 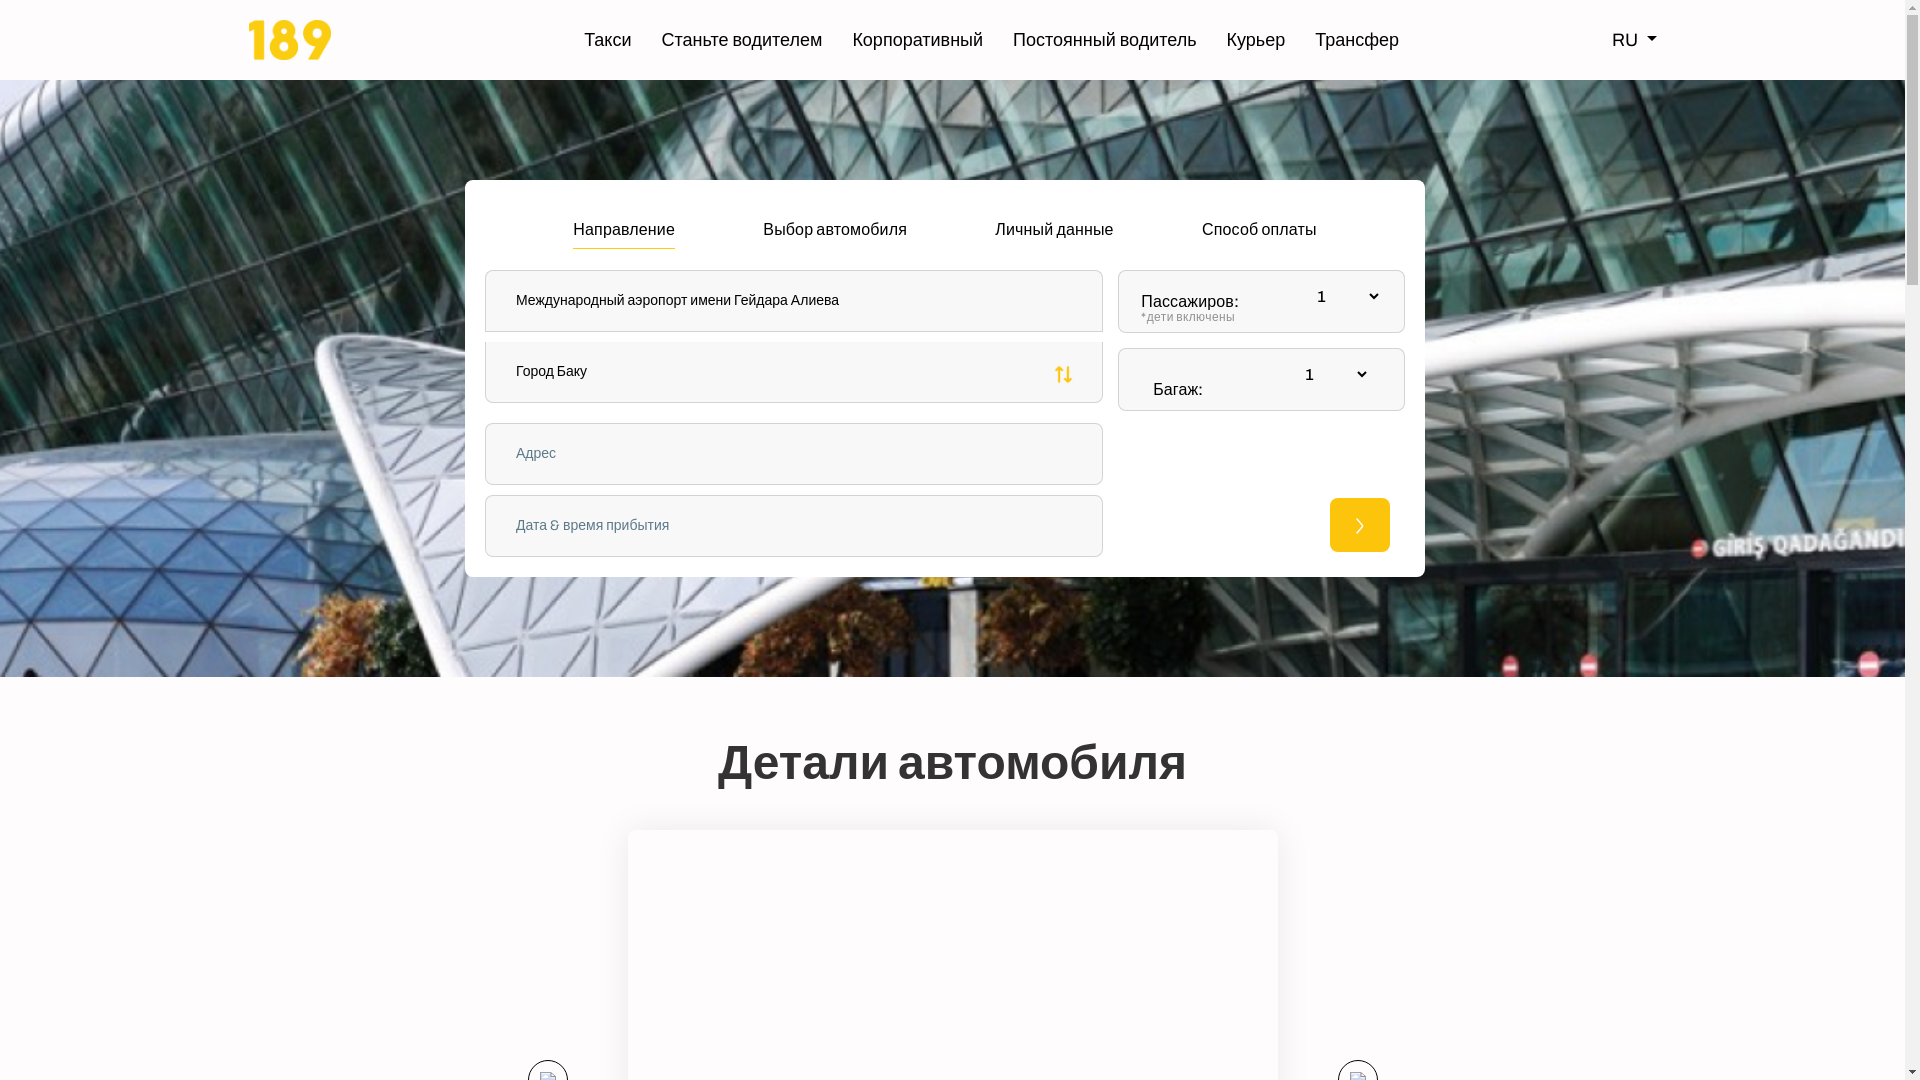 I want to click on 'RU', so click(x=1634, y=39).